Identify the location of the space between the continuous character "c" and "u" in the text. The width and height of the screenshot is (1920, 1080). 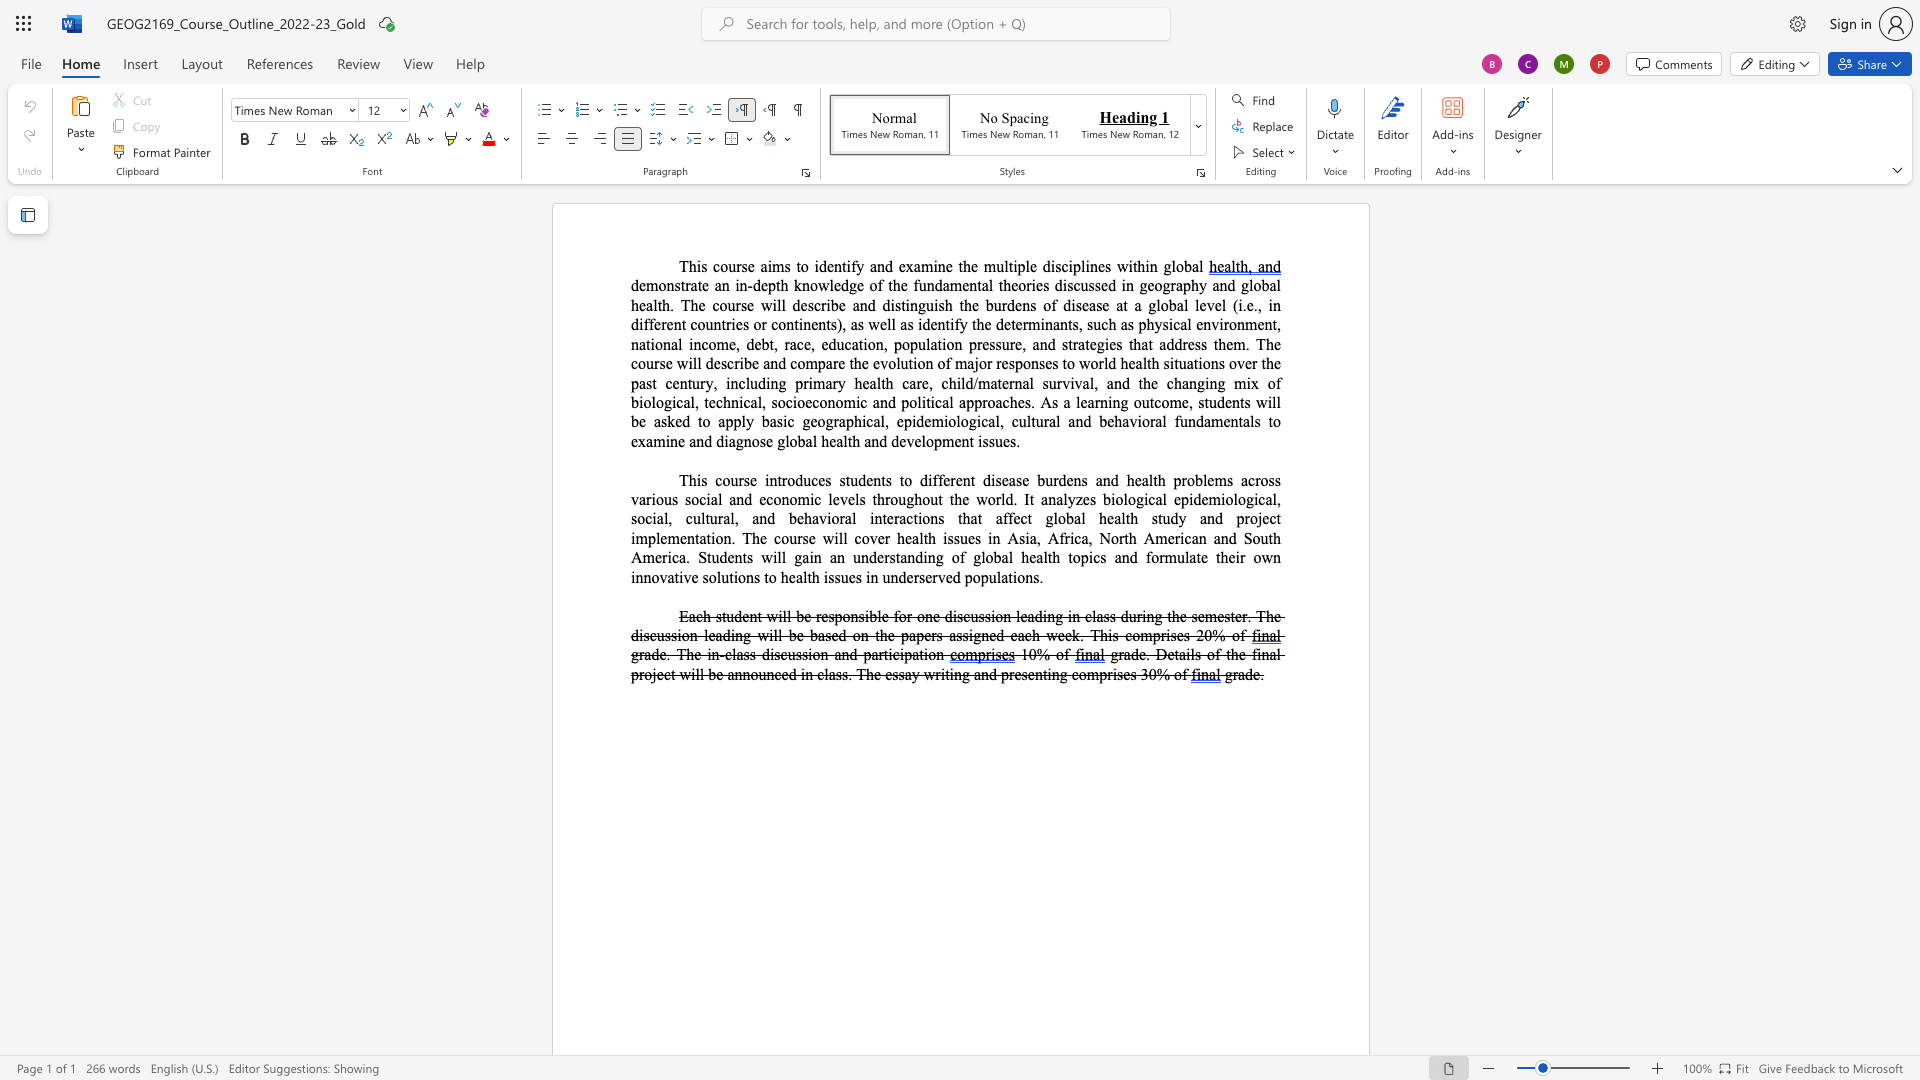
(786, 654).